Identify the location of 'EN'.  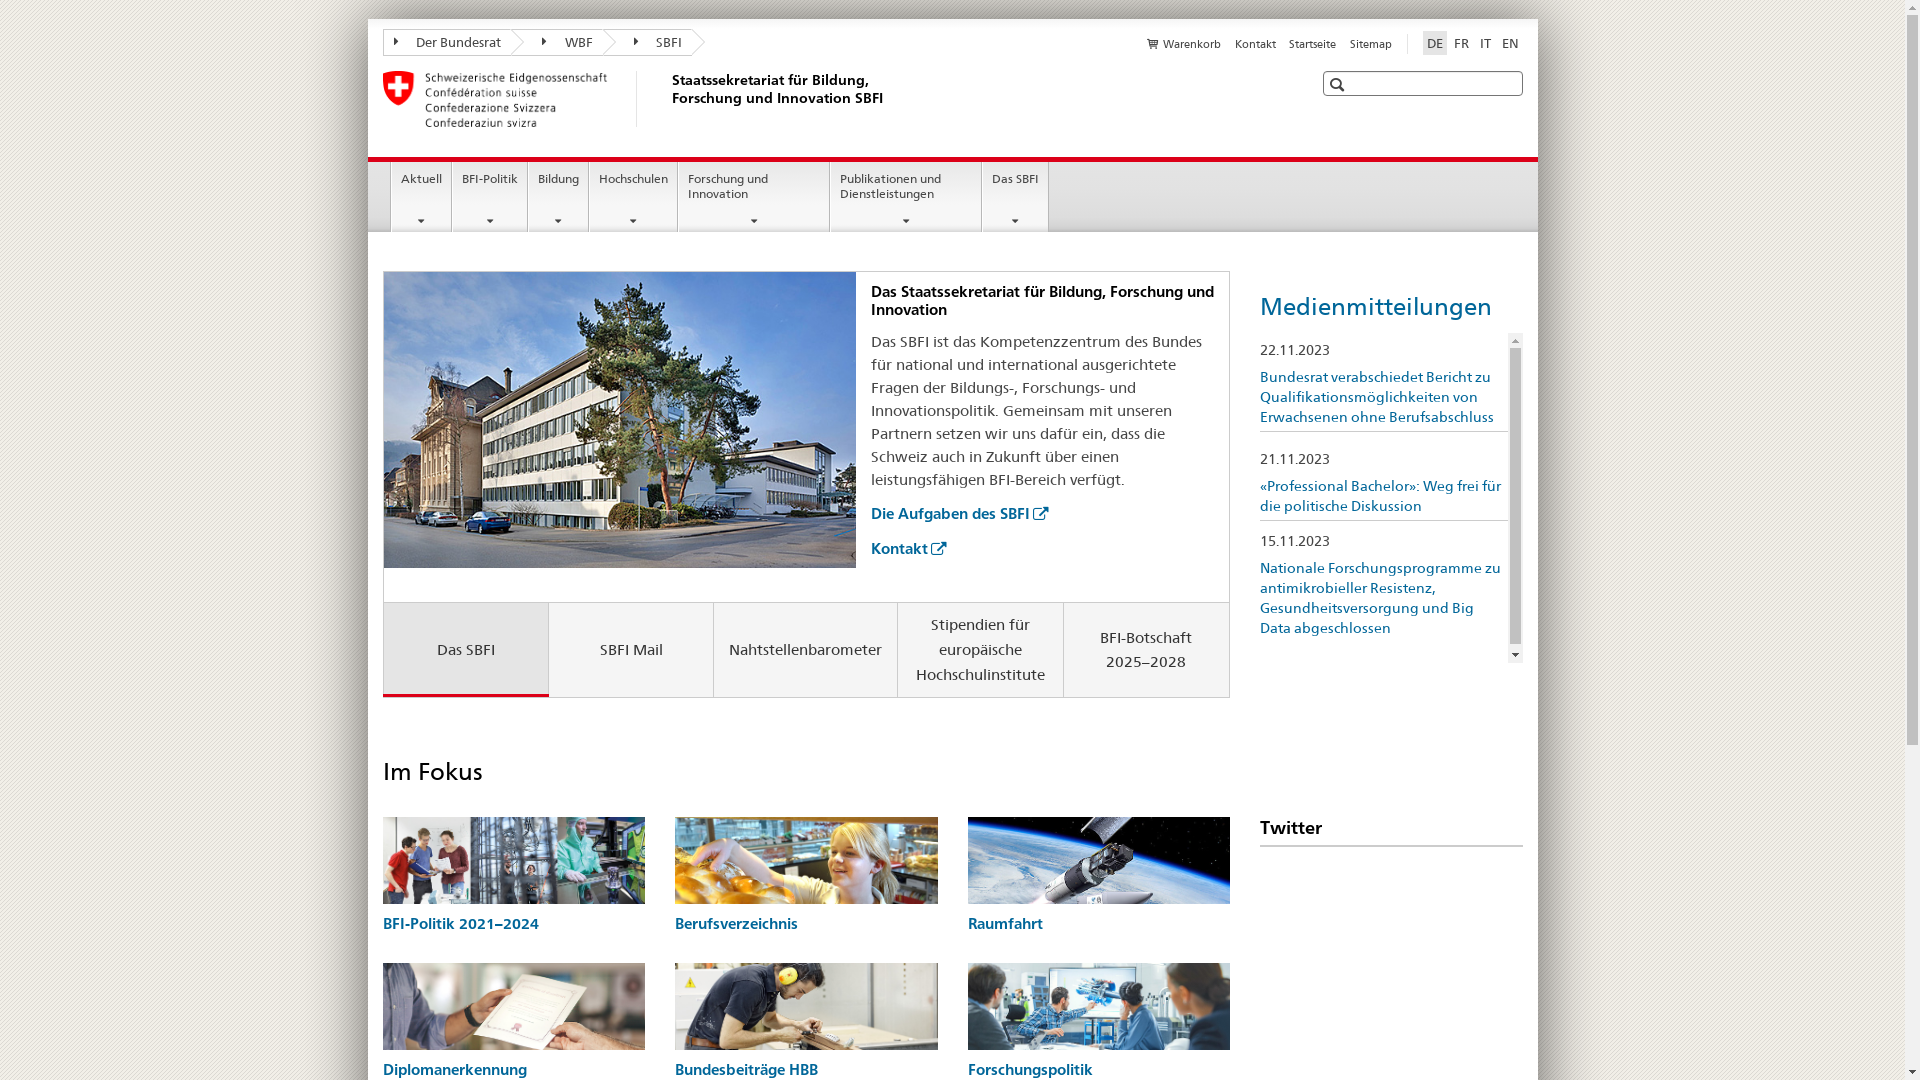
(1510, 42).